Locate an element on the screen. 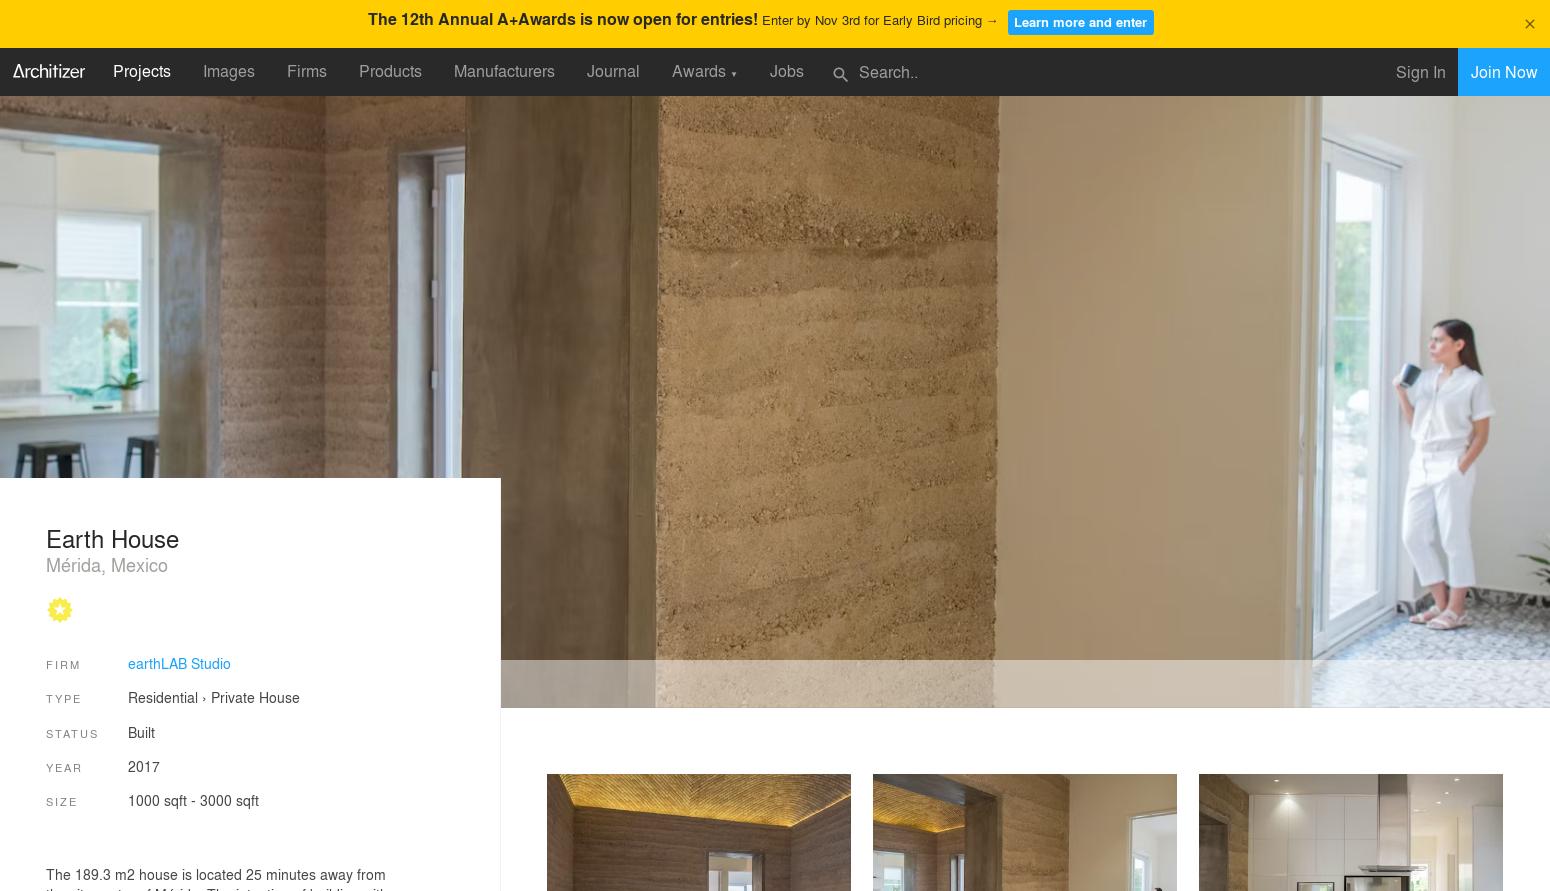 The height and width of the screenshot is (891, 1550). 'SIZE' is located at coordinates (61, 801).